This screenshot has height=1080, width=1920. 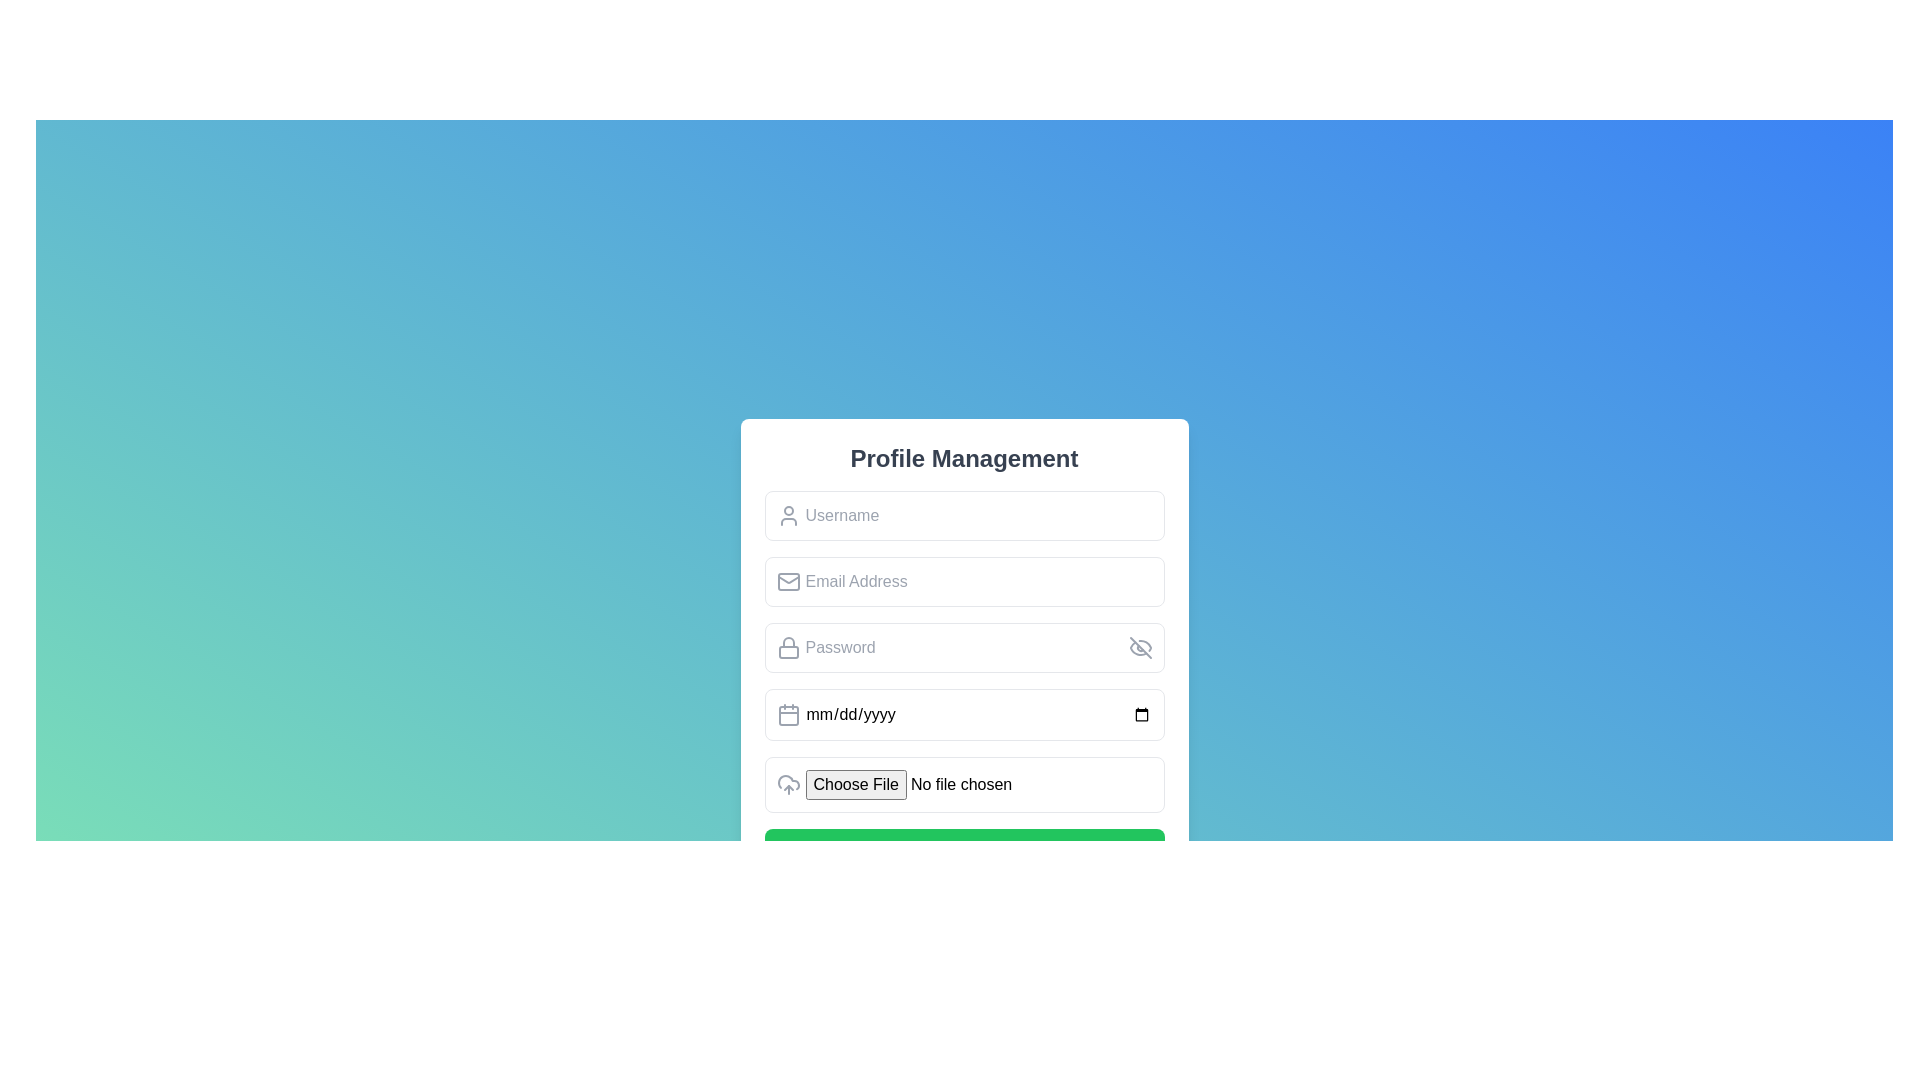 What do you see at coordinates (964, 784) in the screenshot?
I see `the 'Choose File' input field in the 'Profile Management' form` at bounding box center [964, 784].